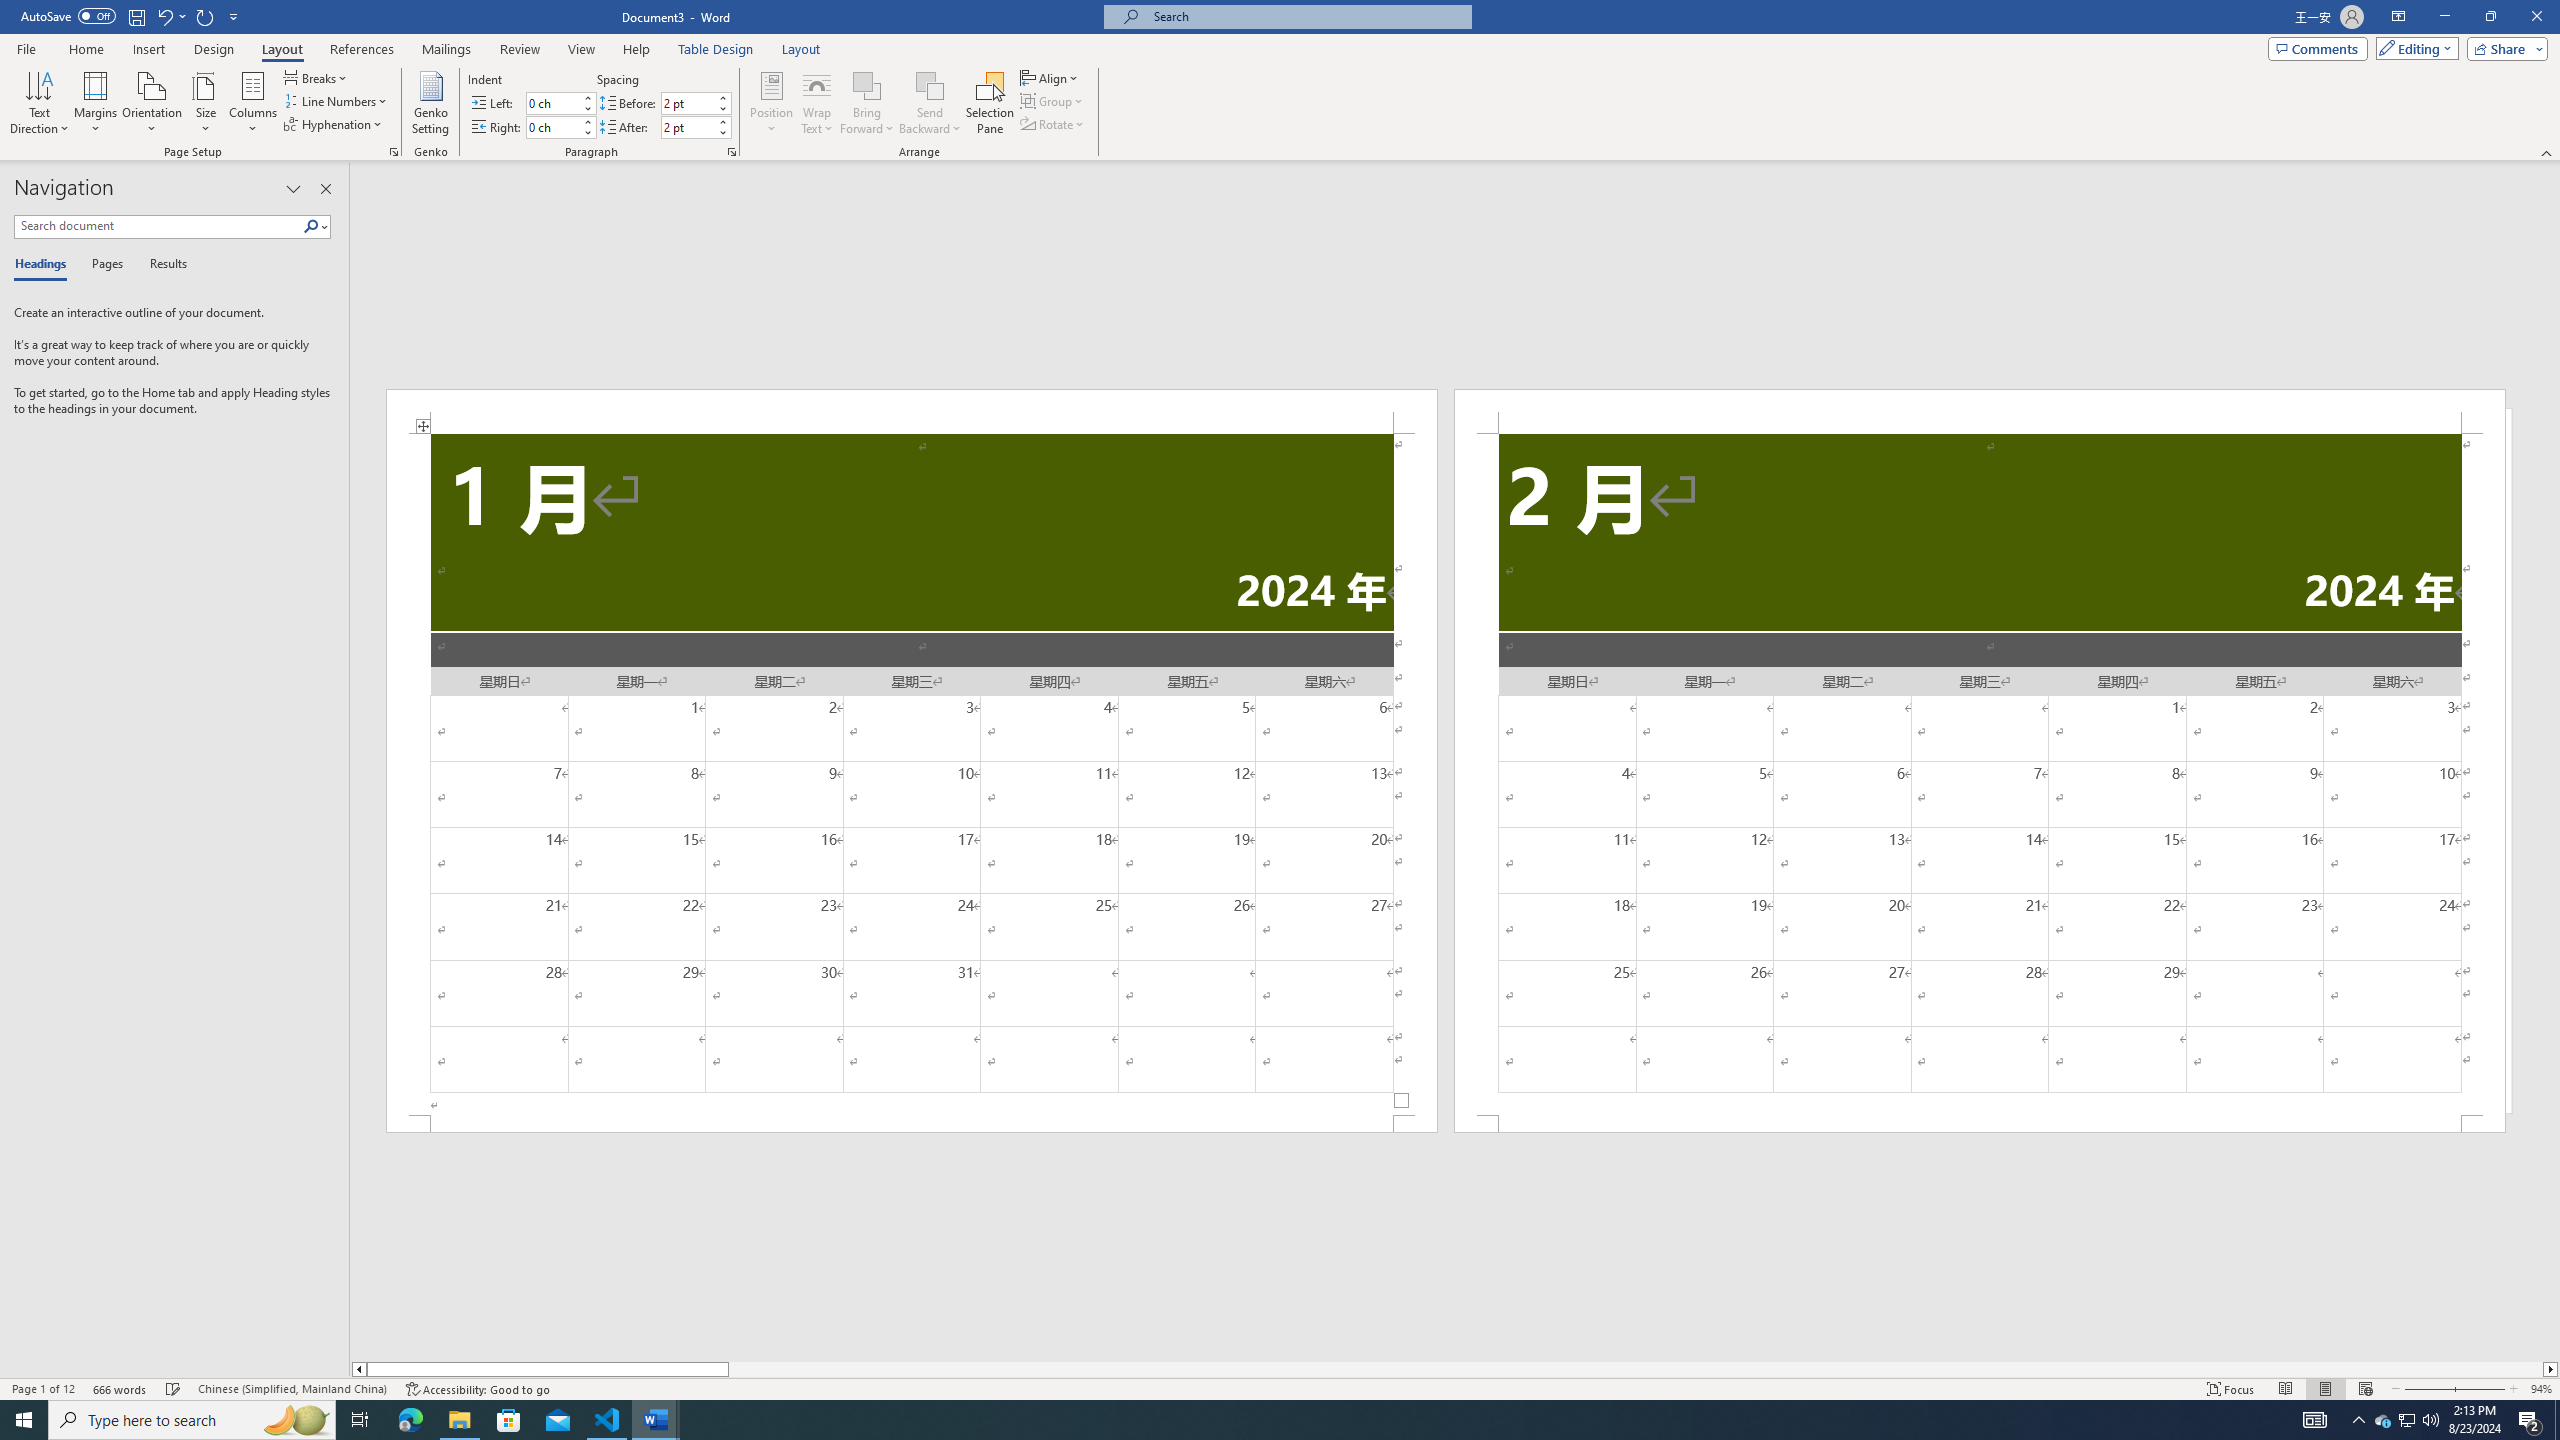 Image resolution: width=2560 pixels, height=1440 pixels. What do you see at coordinates (551, 126) in the screenshot?
I see `'Indent Right'` at bounding box center [551, 126].